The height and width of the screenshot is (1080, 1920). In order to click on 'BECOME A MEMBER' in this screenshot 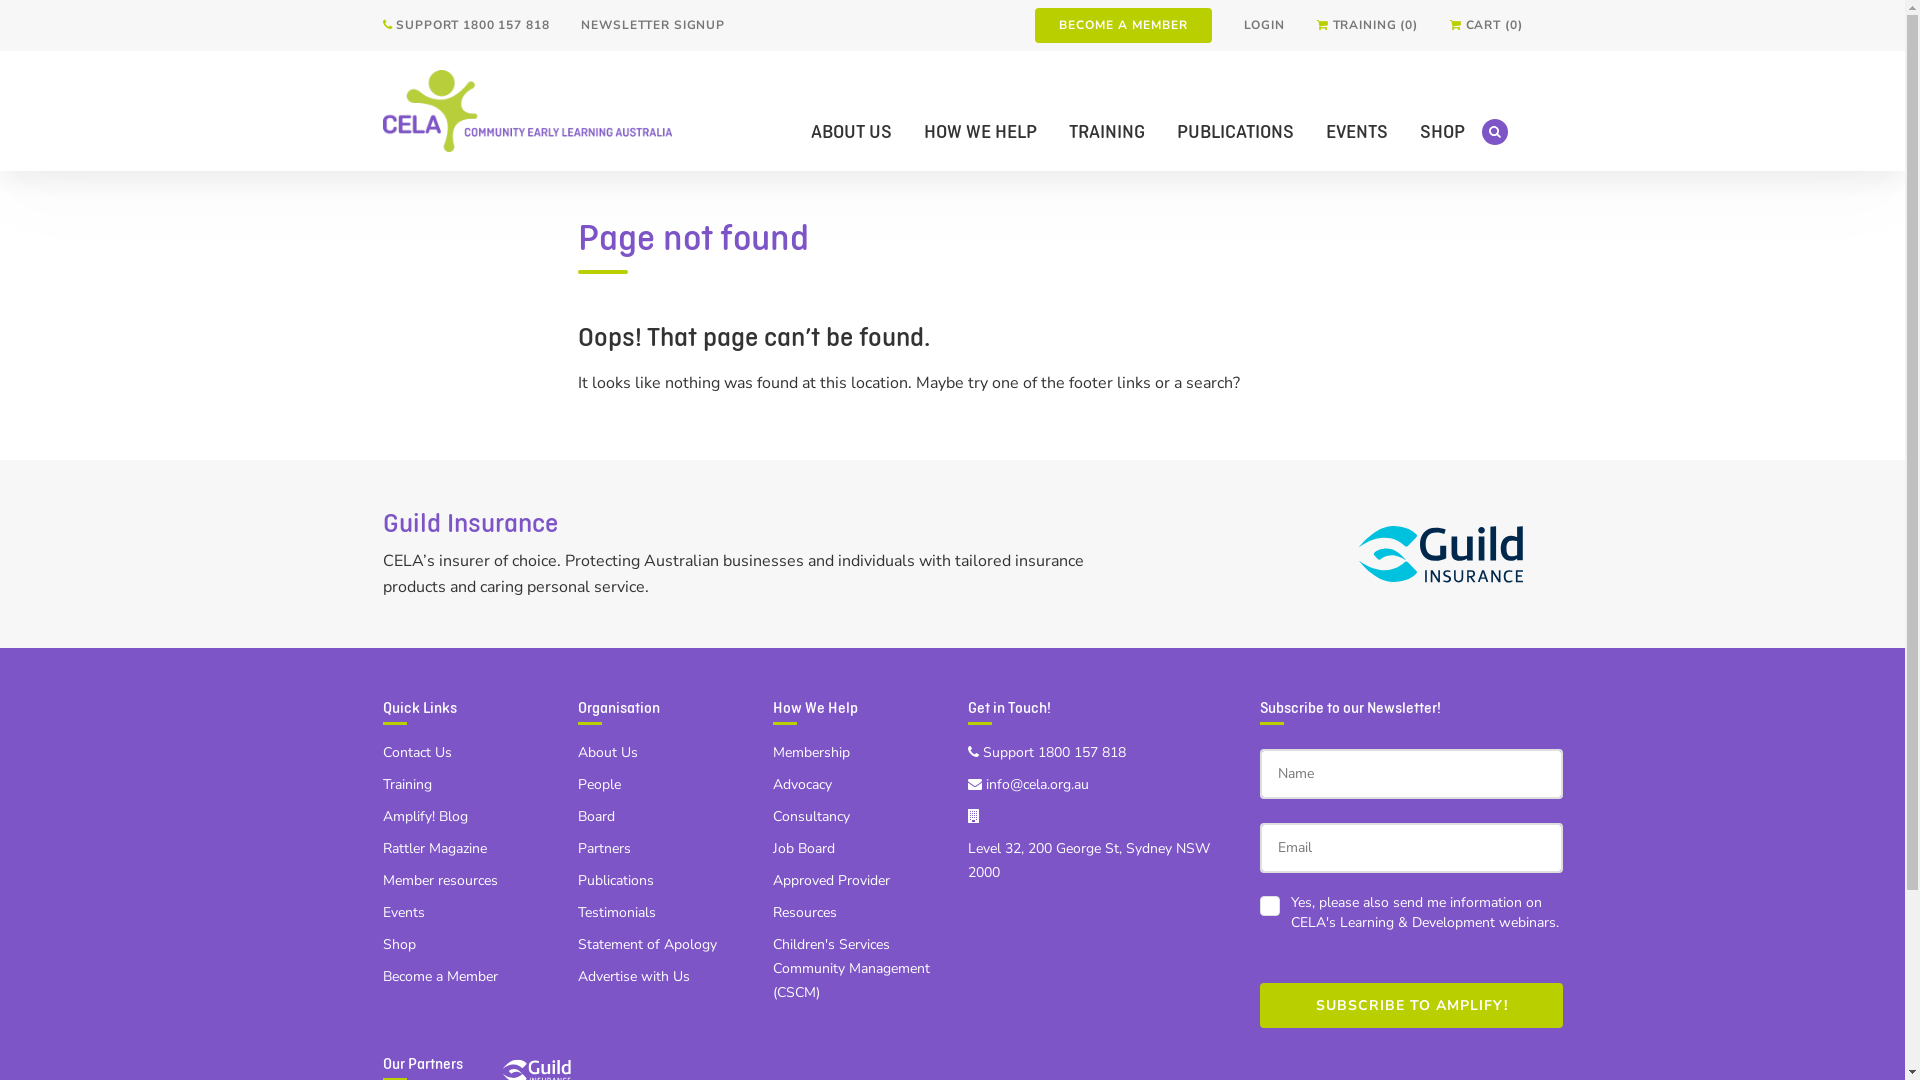, I will do `click(1122, 25)`.